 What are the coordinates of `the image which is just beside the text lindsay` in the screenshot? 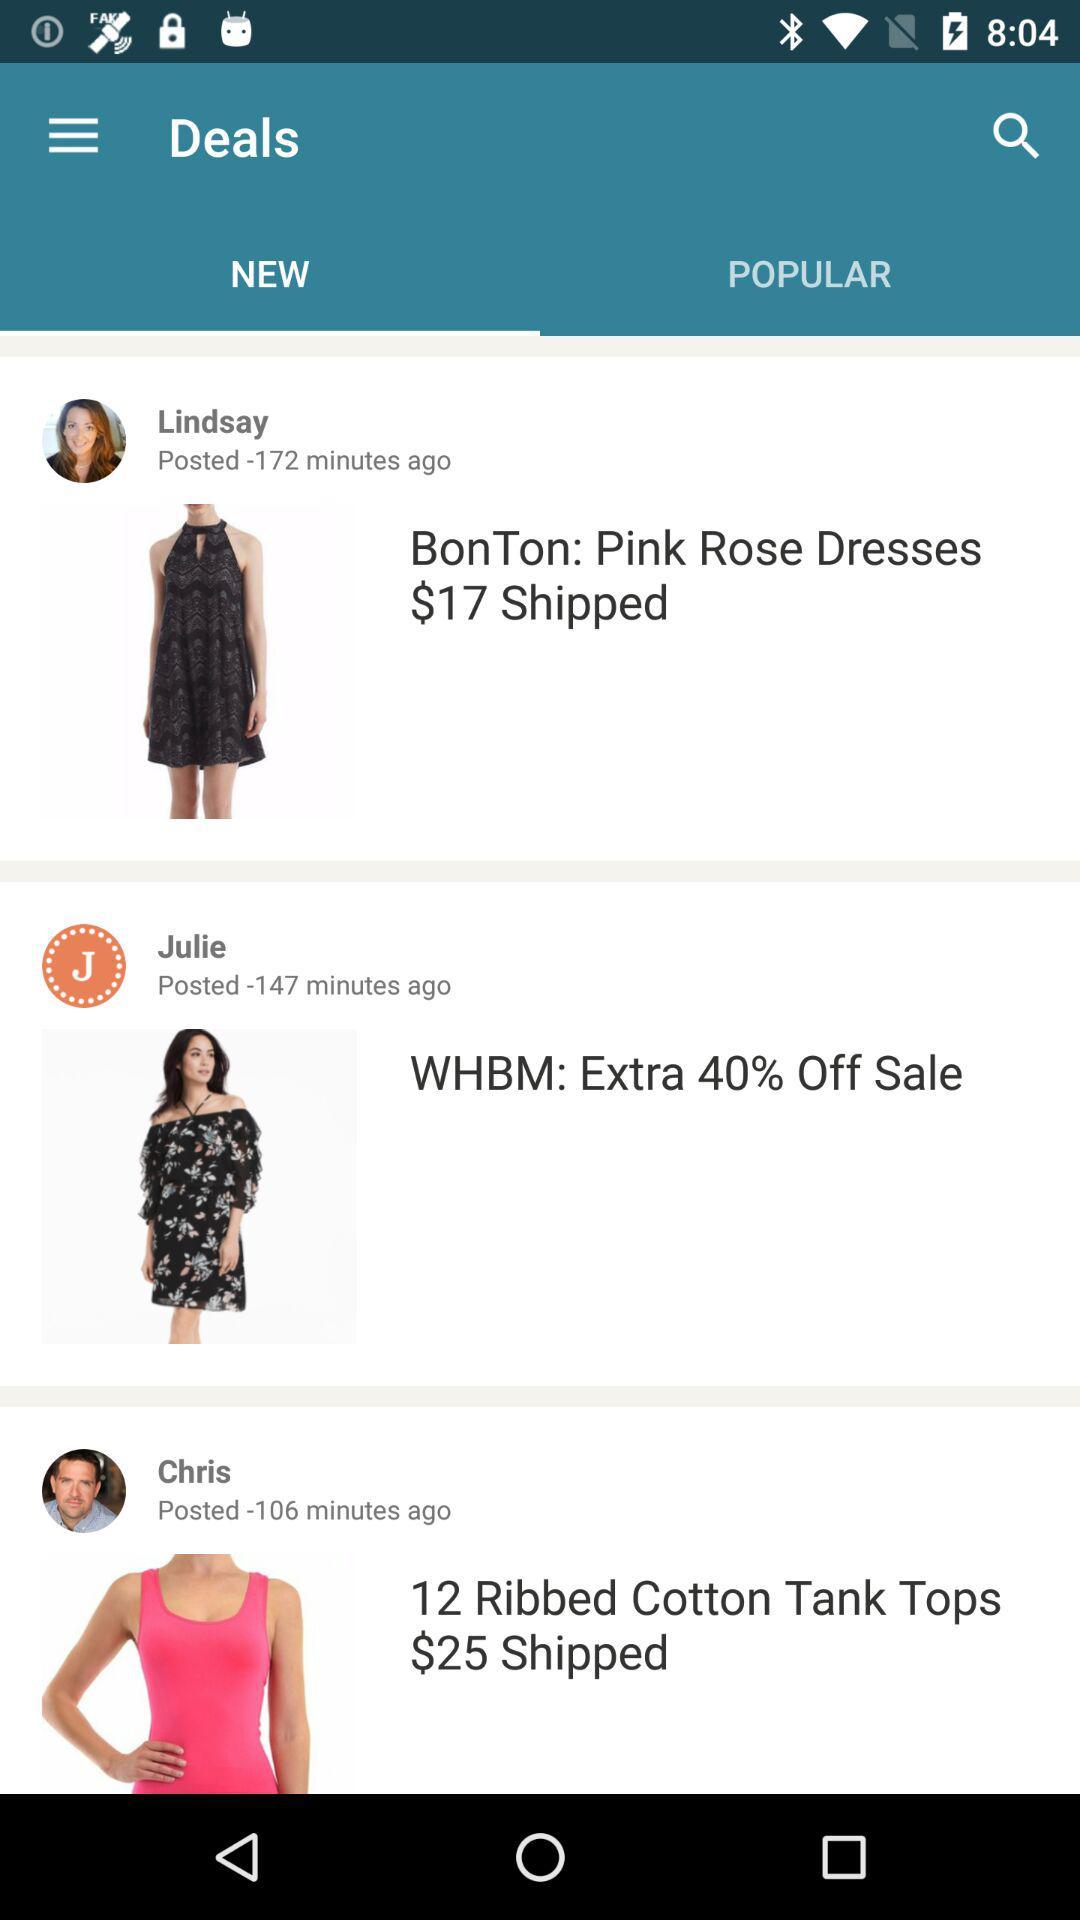 It's located at (83, 440).